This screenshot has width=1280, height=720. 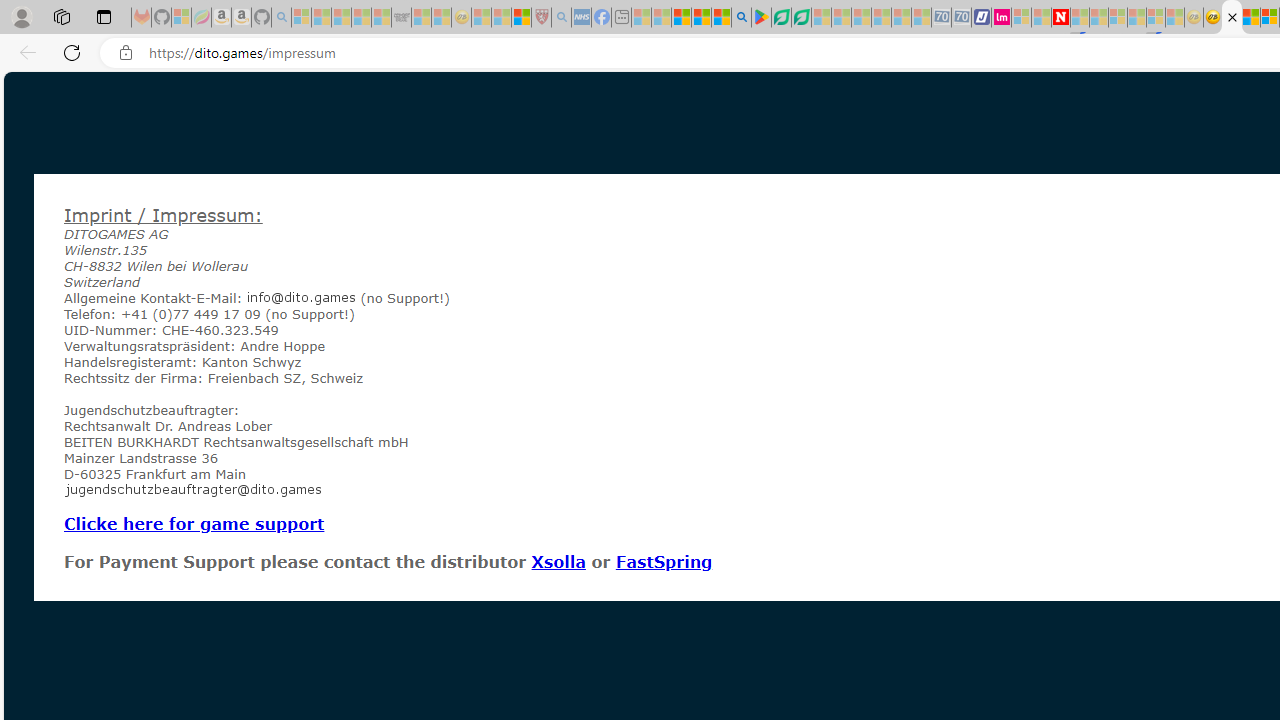 I want to click on 'google - Search', so click(x=740, y=17).